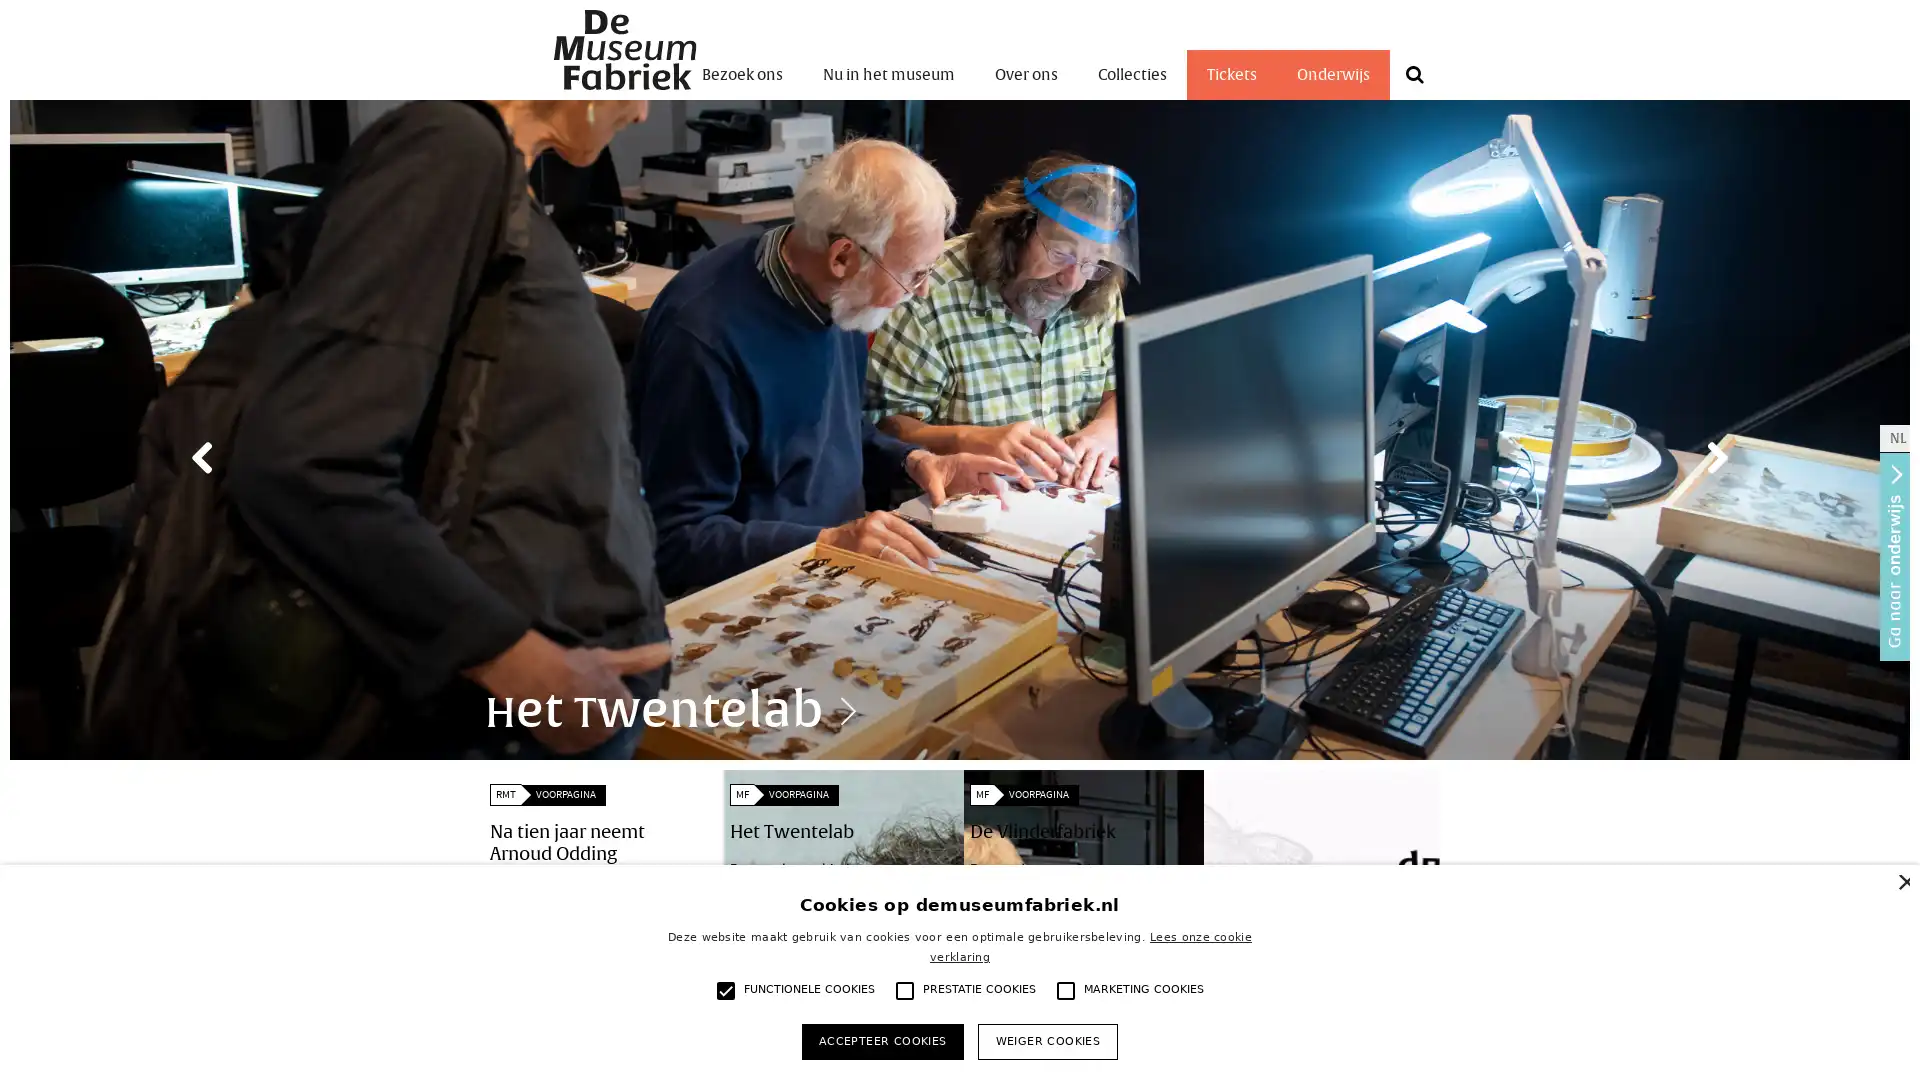  Describe the element at coordinates (1046, 1040) in the screenshot. I see `WEIGER COOKIES` at that location.